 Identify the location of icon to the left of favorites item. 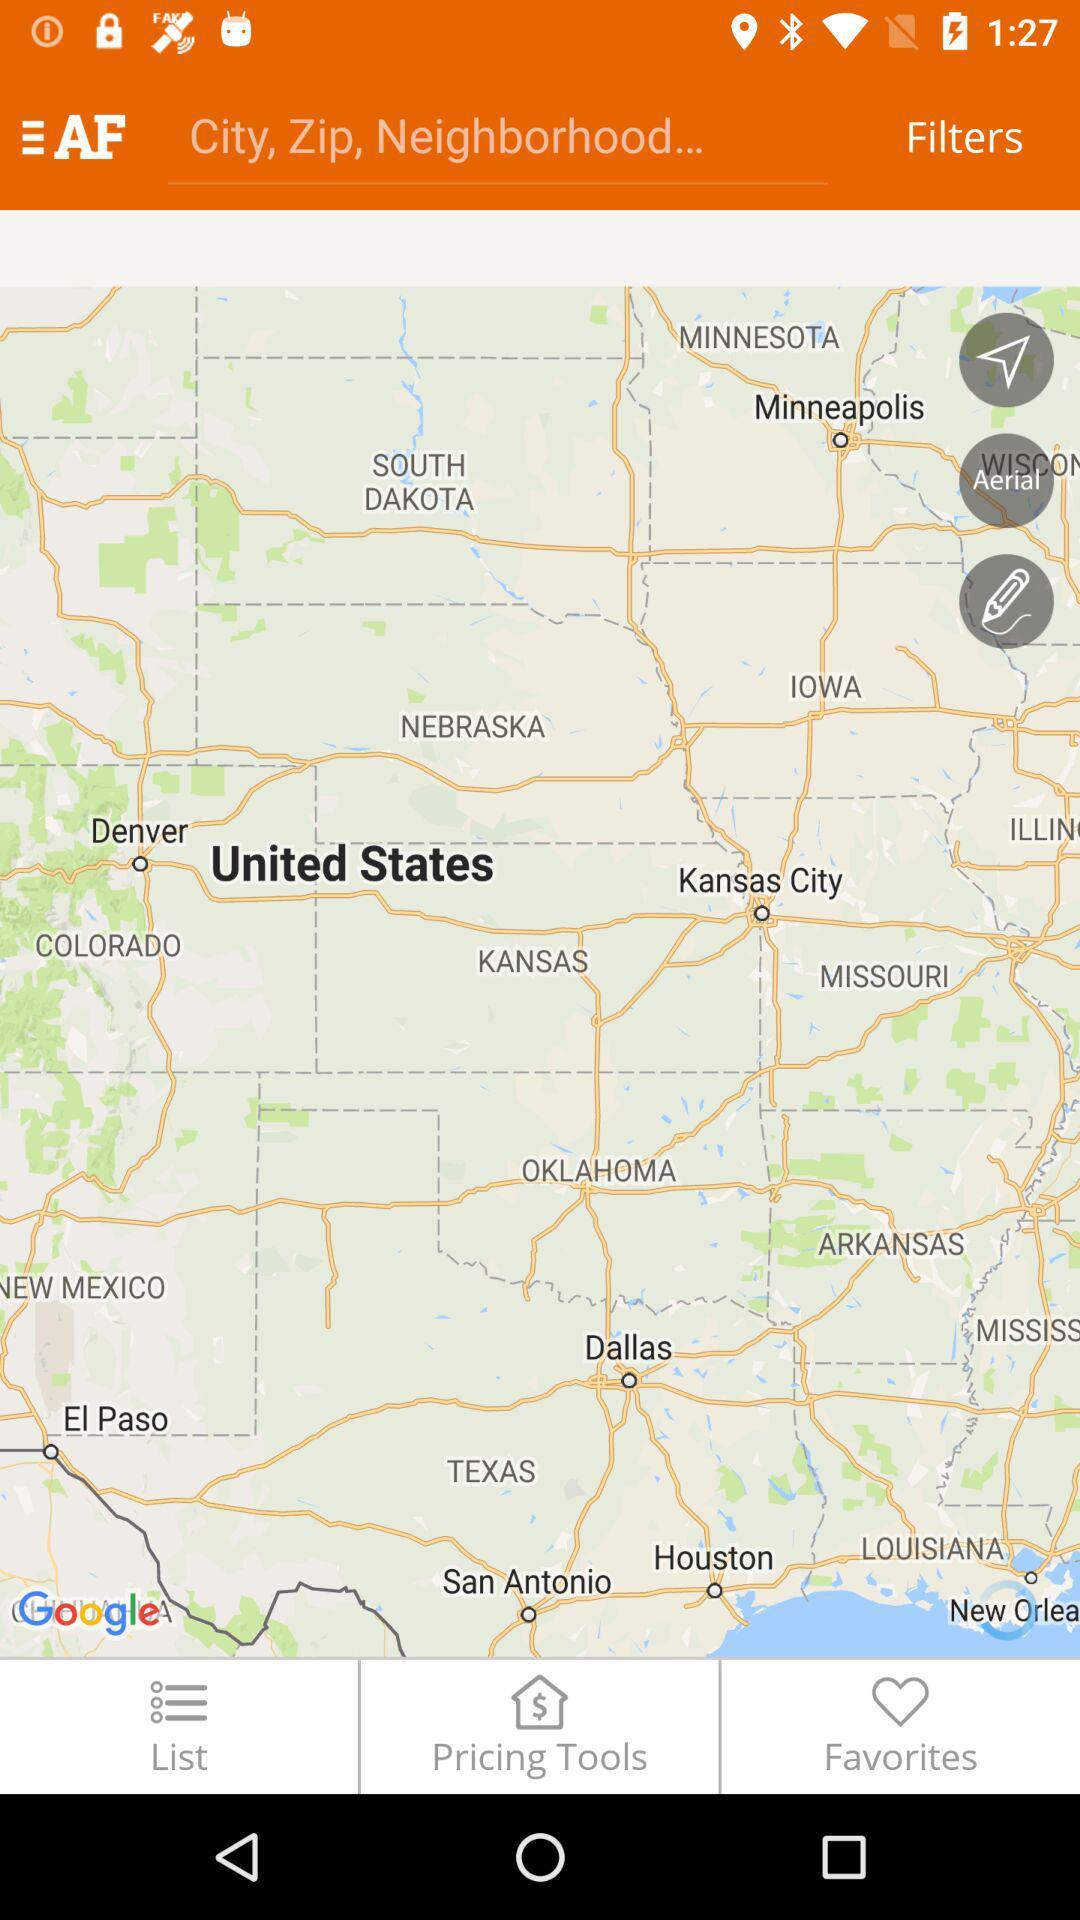
(538, 1725).